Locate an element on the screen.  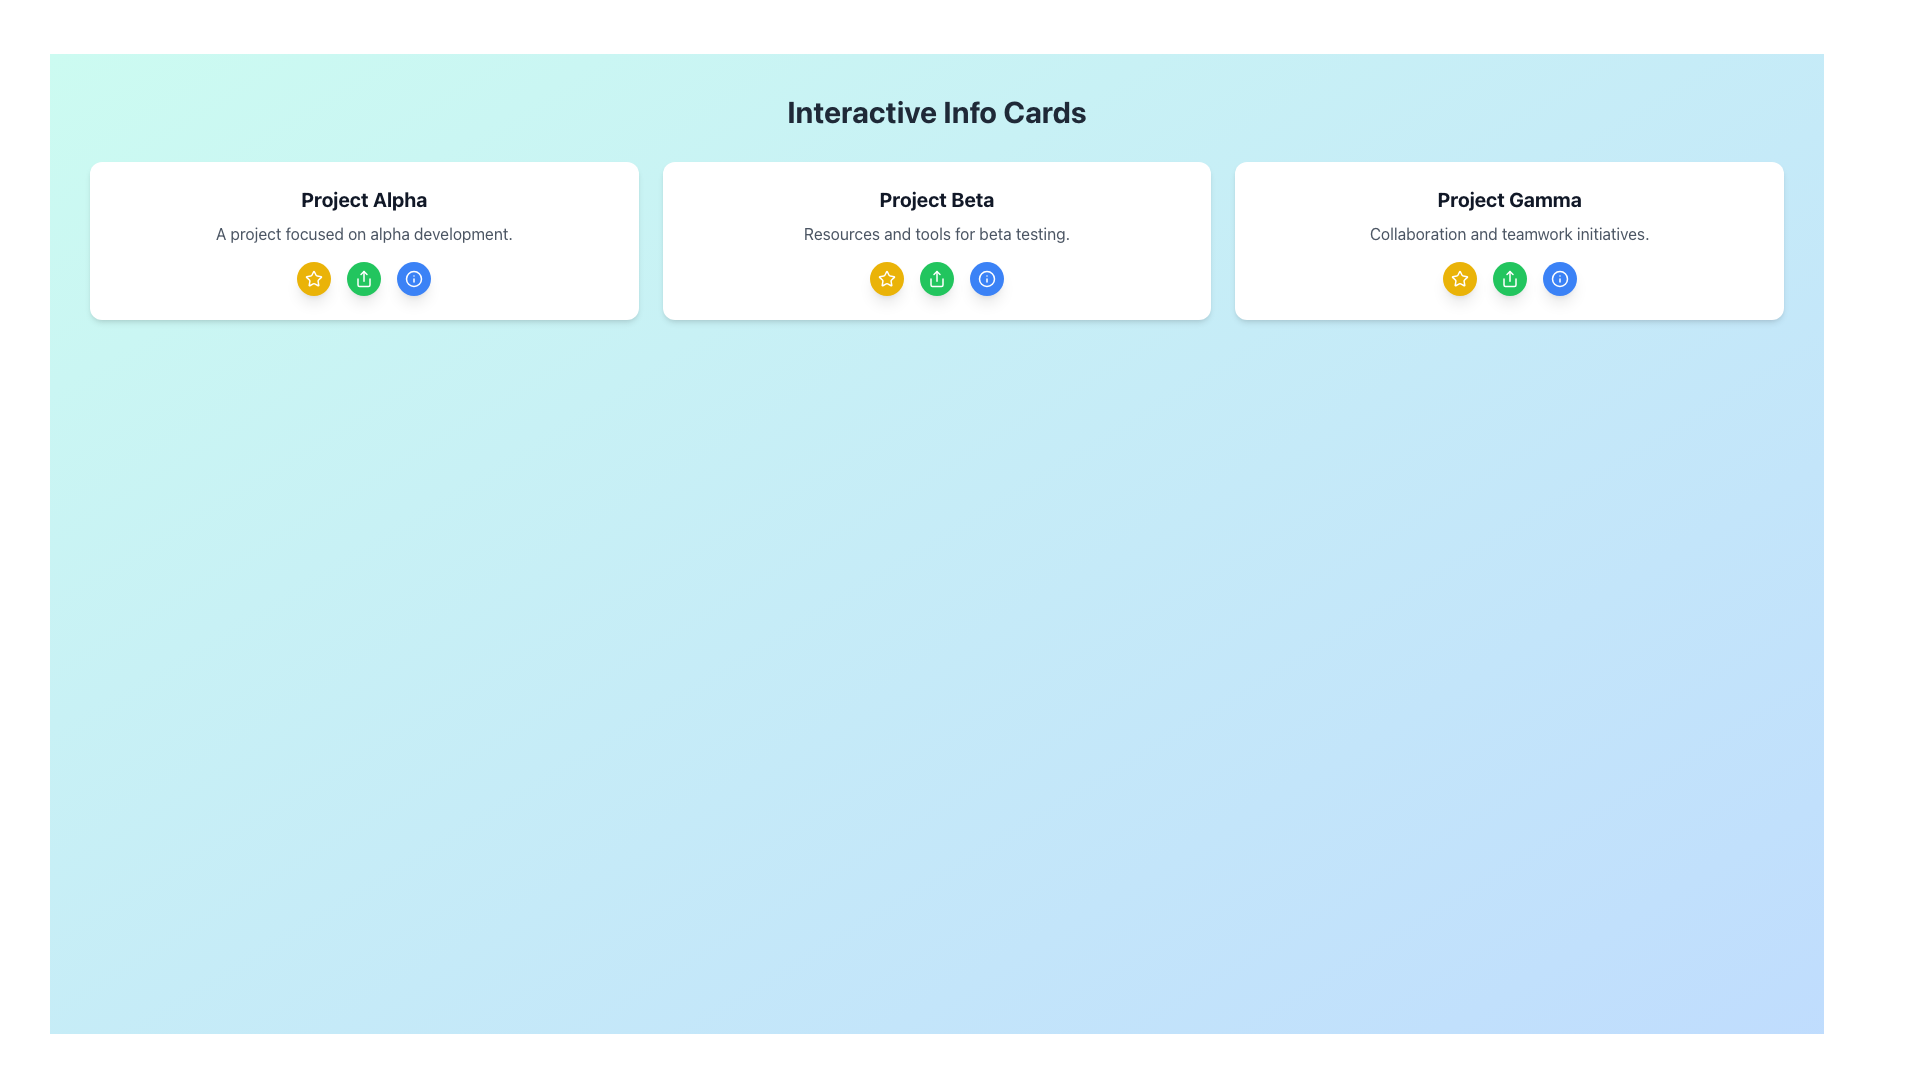
the circular yellow button with a white star icon, located below the heading 'Project Beta', to trigger a visual transition is located at coordinates (886, 278).